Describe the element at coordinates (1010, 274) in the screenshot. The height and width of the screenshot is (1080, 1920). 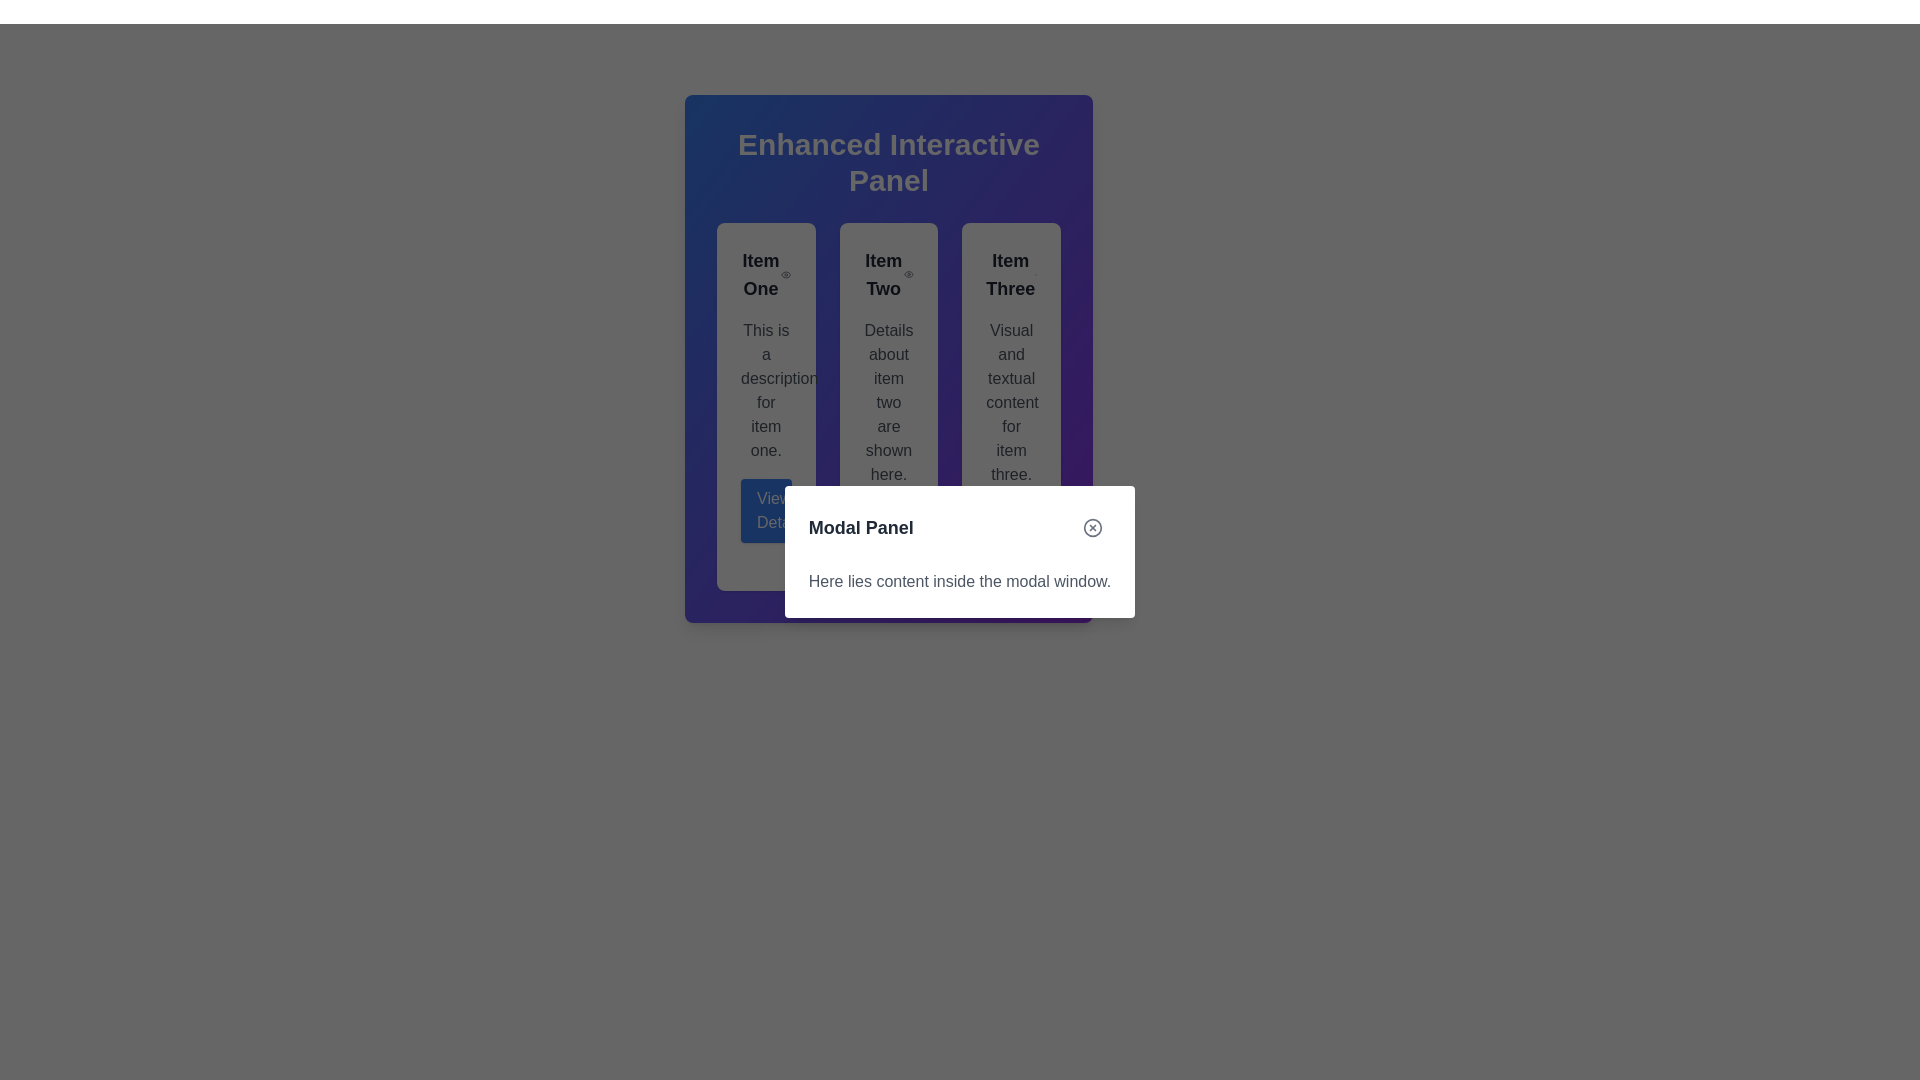
I see `the text label displaying 'Item Three' which is styled with a bold and larger font in dark gray, located in the right-most column under 'Enhanced Interactive Panel'` at that location.